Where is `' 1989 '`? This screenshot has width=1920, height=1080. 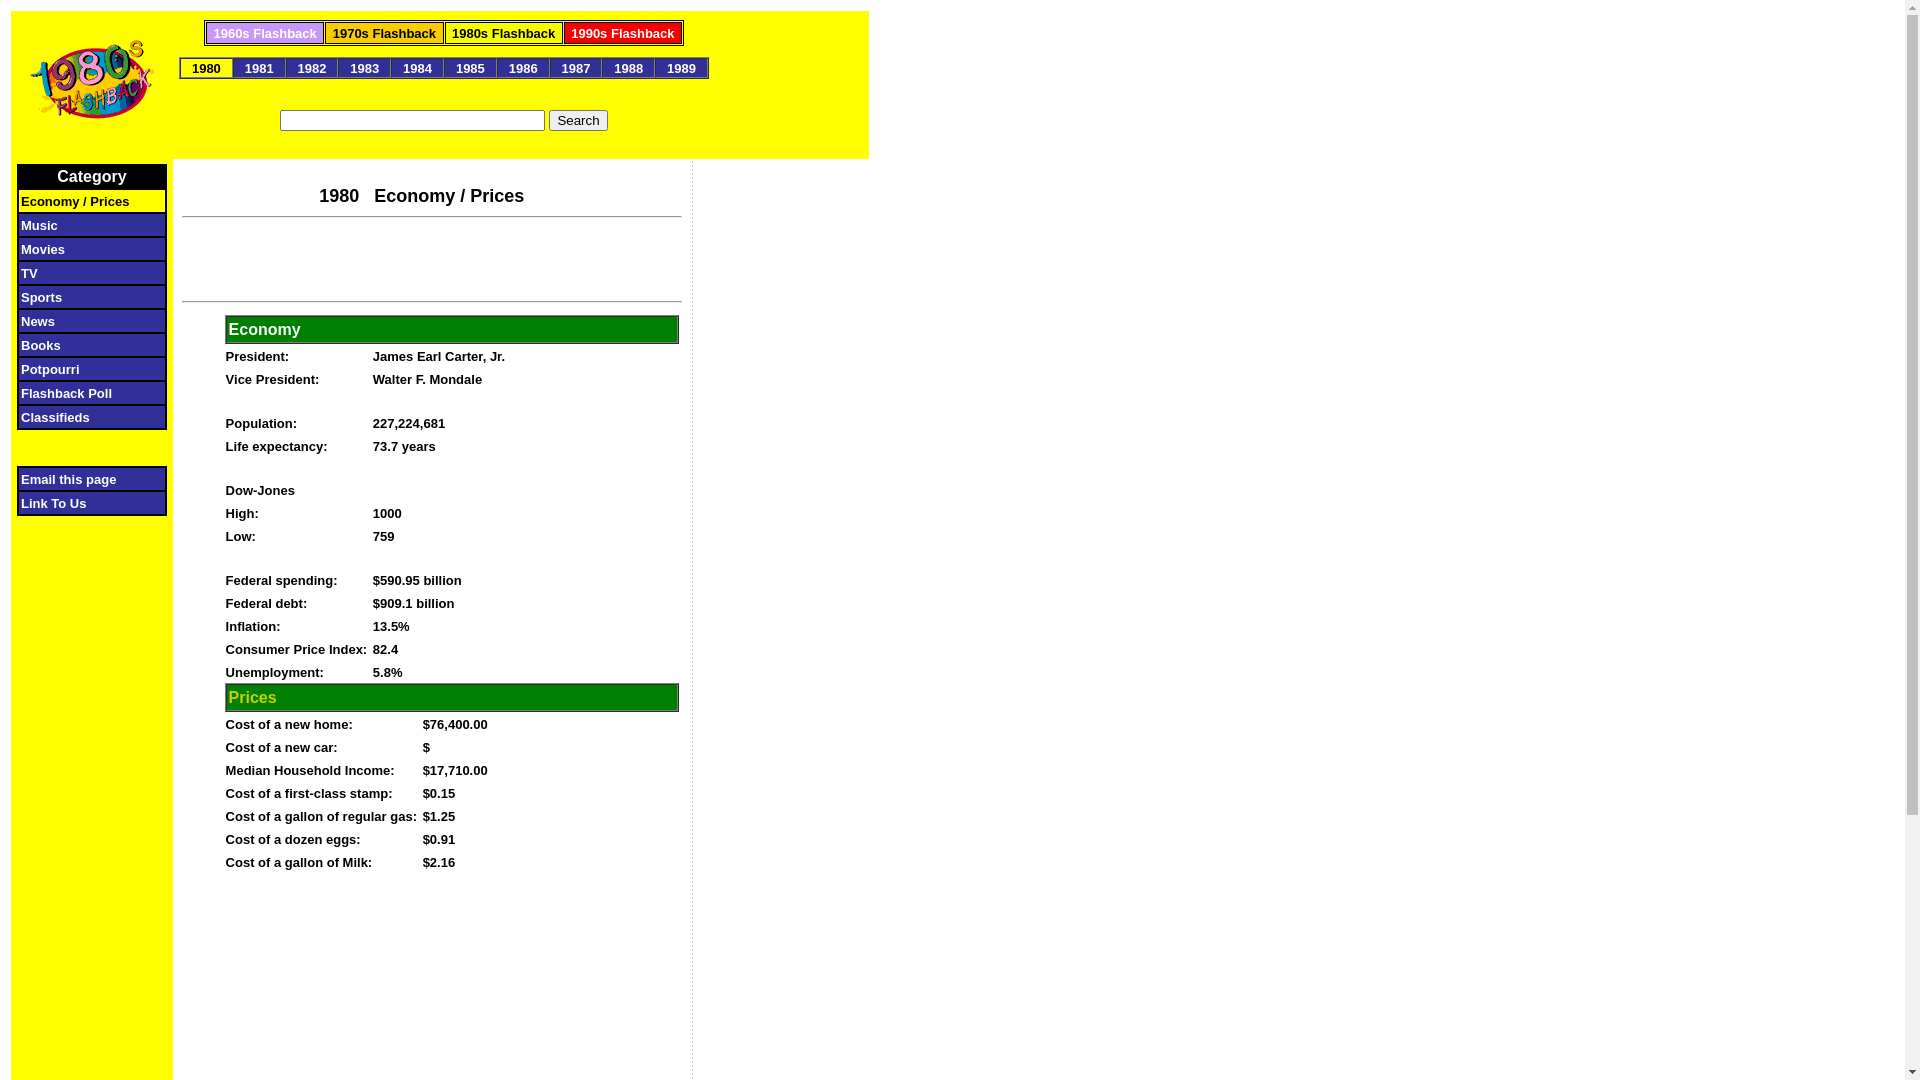
' 1989 ' is located at coordinates (681, 66).